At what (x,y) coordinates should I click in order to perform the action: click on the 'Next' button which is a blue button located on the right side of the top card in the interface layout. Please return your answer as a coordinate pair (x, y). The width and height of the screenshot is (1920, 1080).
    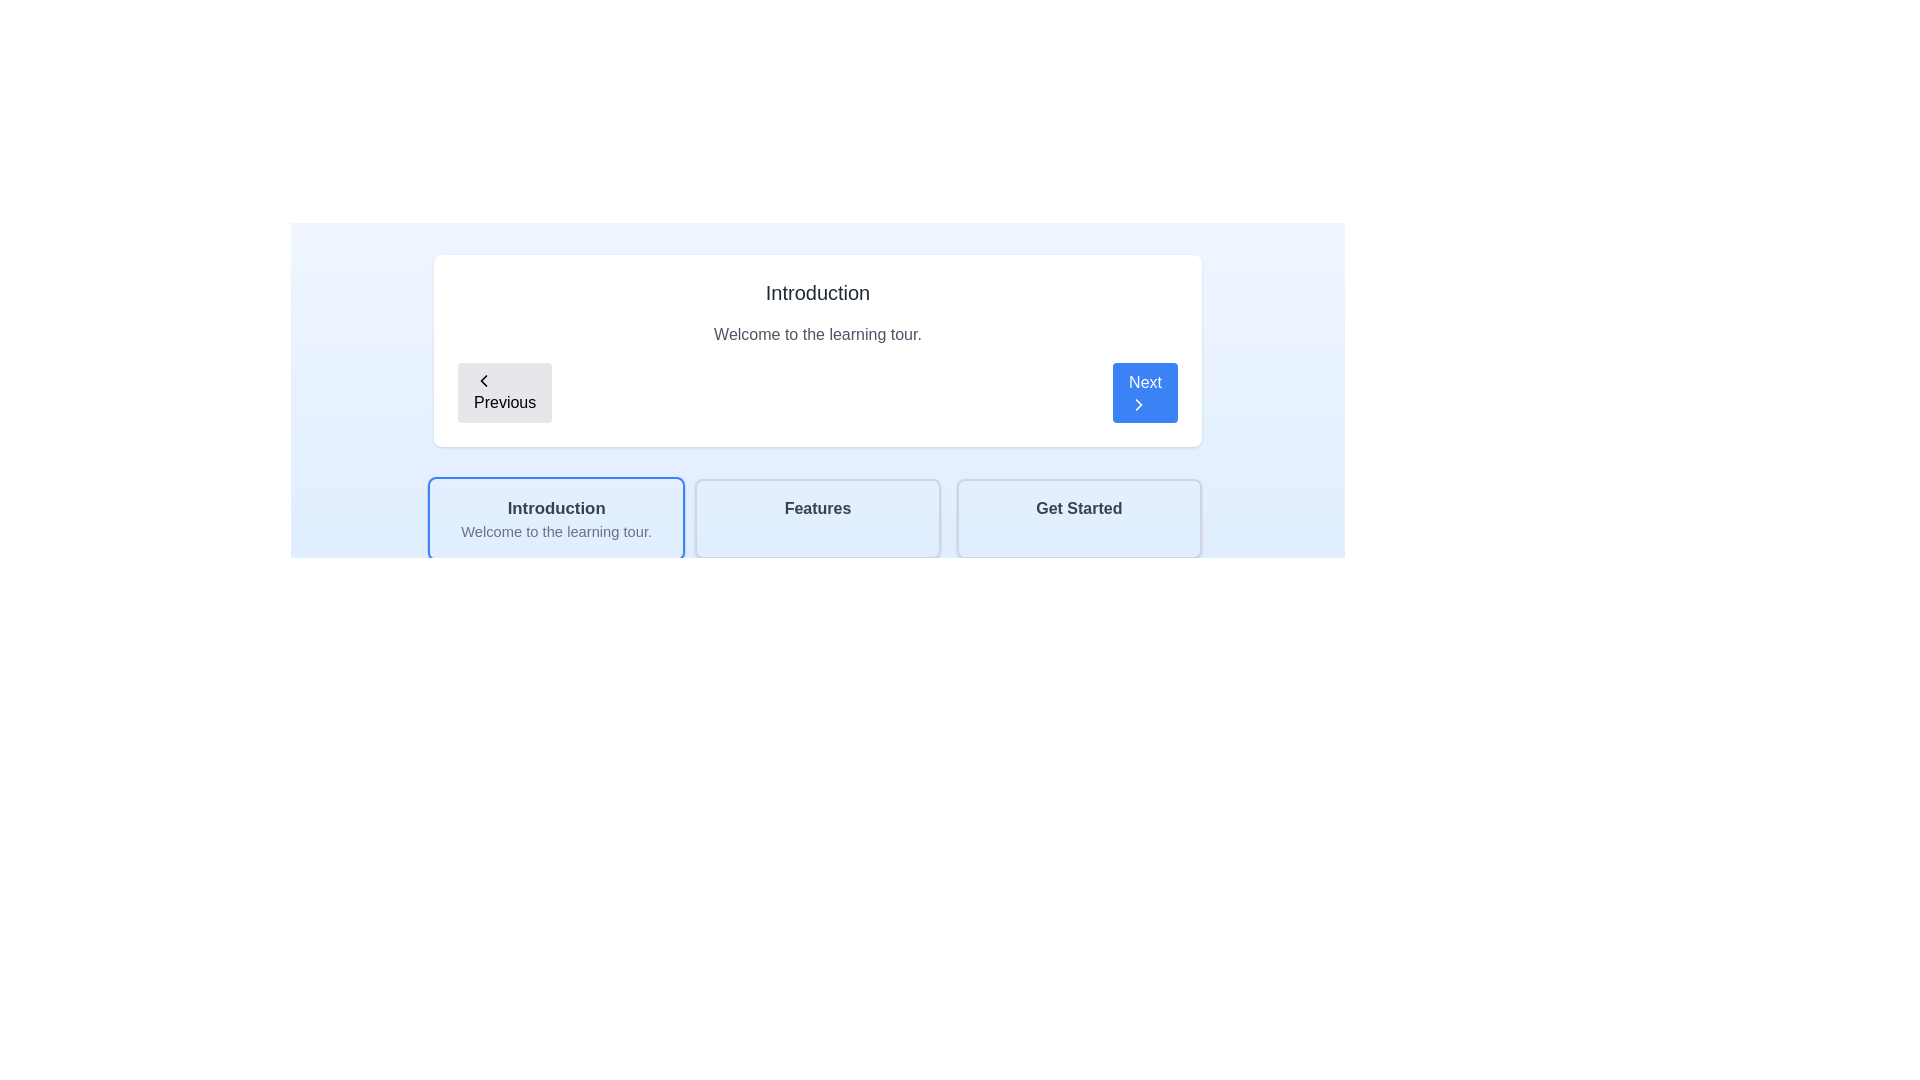
    Looking at the image, I should click on (1139, 405).